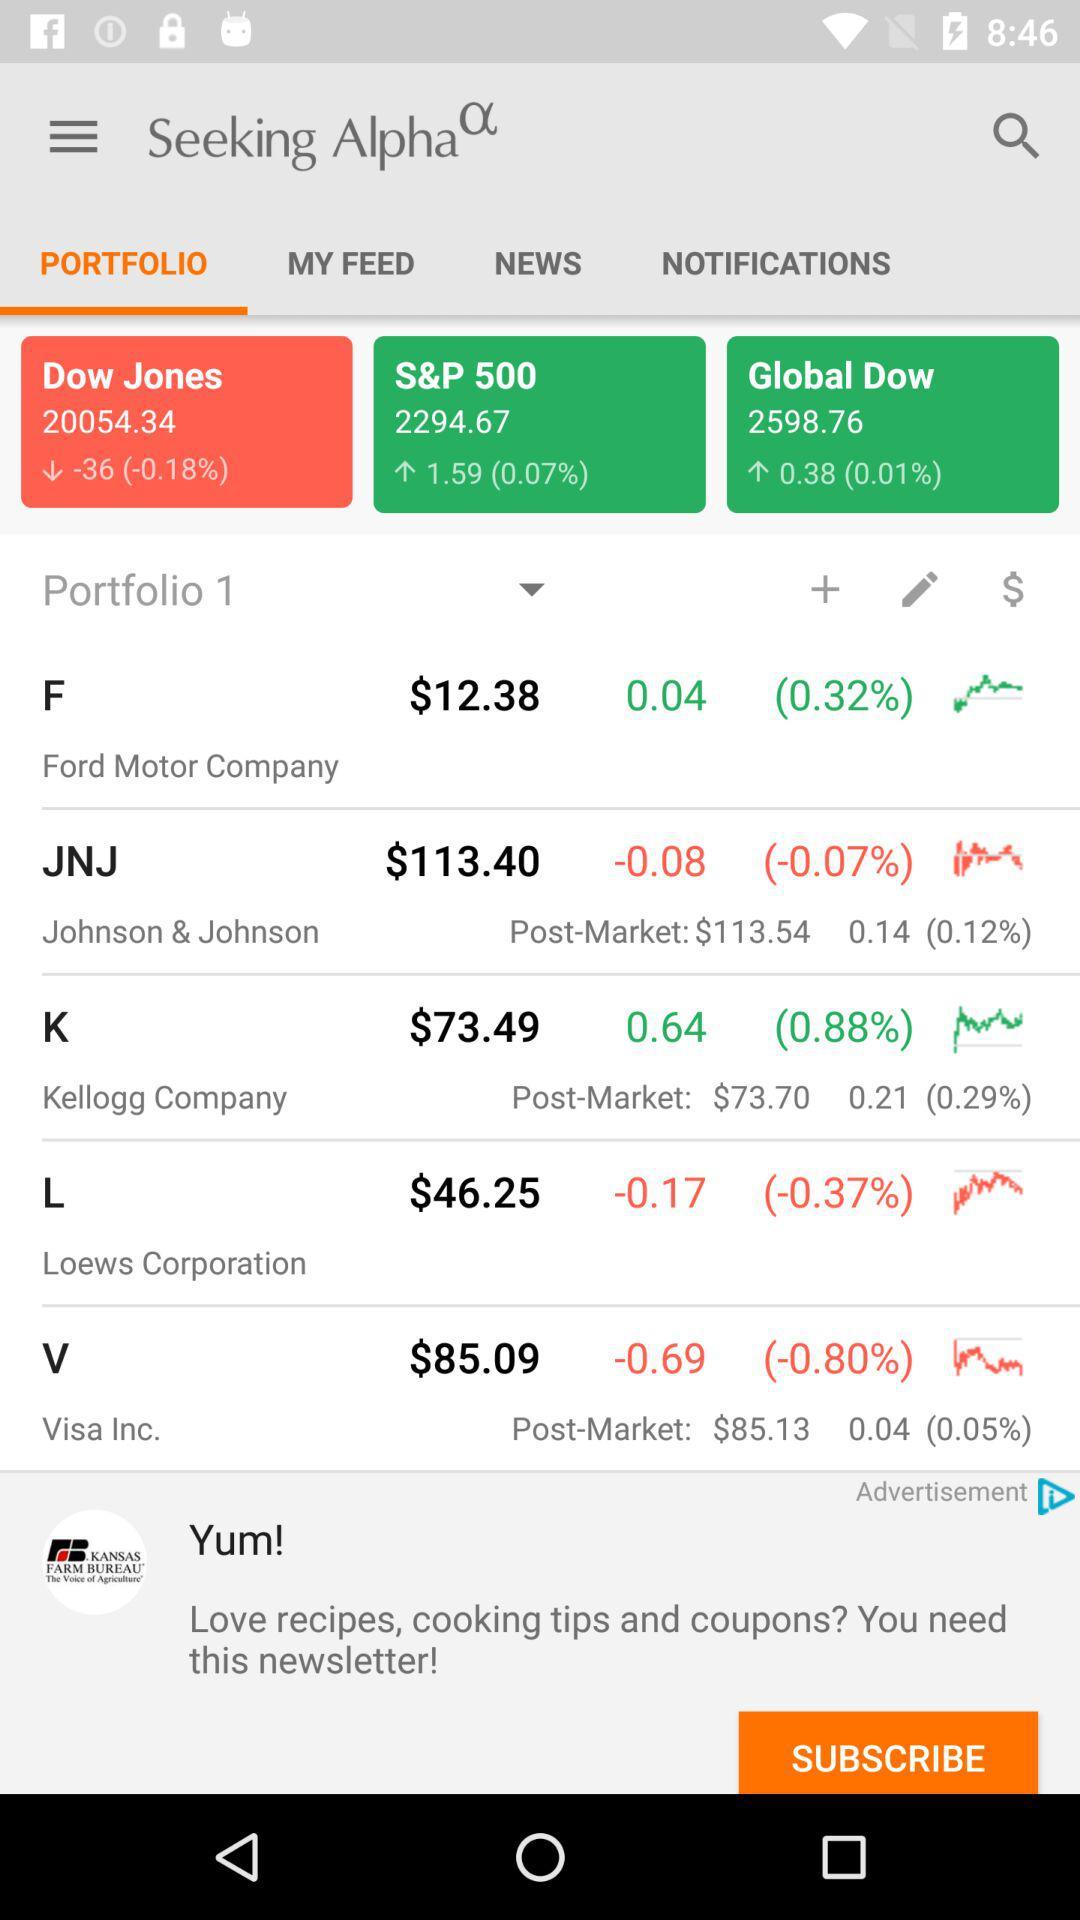 The width and height of the screenshot is (1080, 1920). Describe the element at coordinates (825, 587) in the screenshot. I see `to portfolio` at that location.